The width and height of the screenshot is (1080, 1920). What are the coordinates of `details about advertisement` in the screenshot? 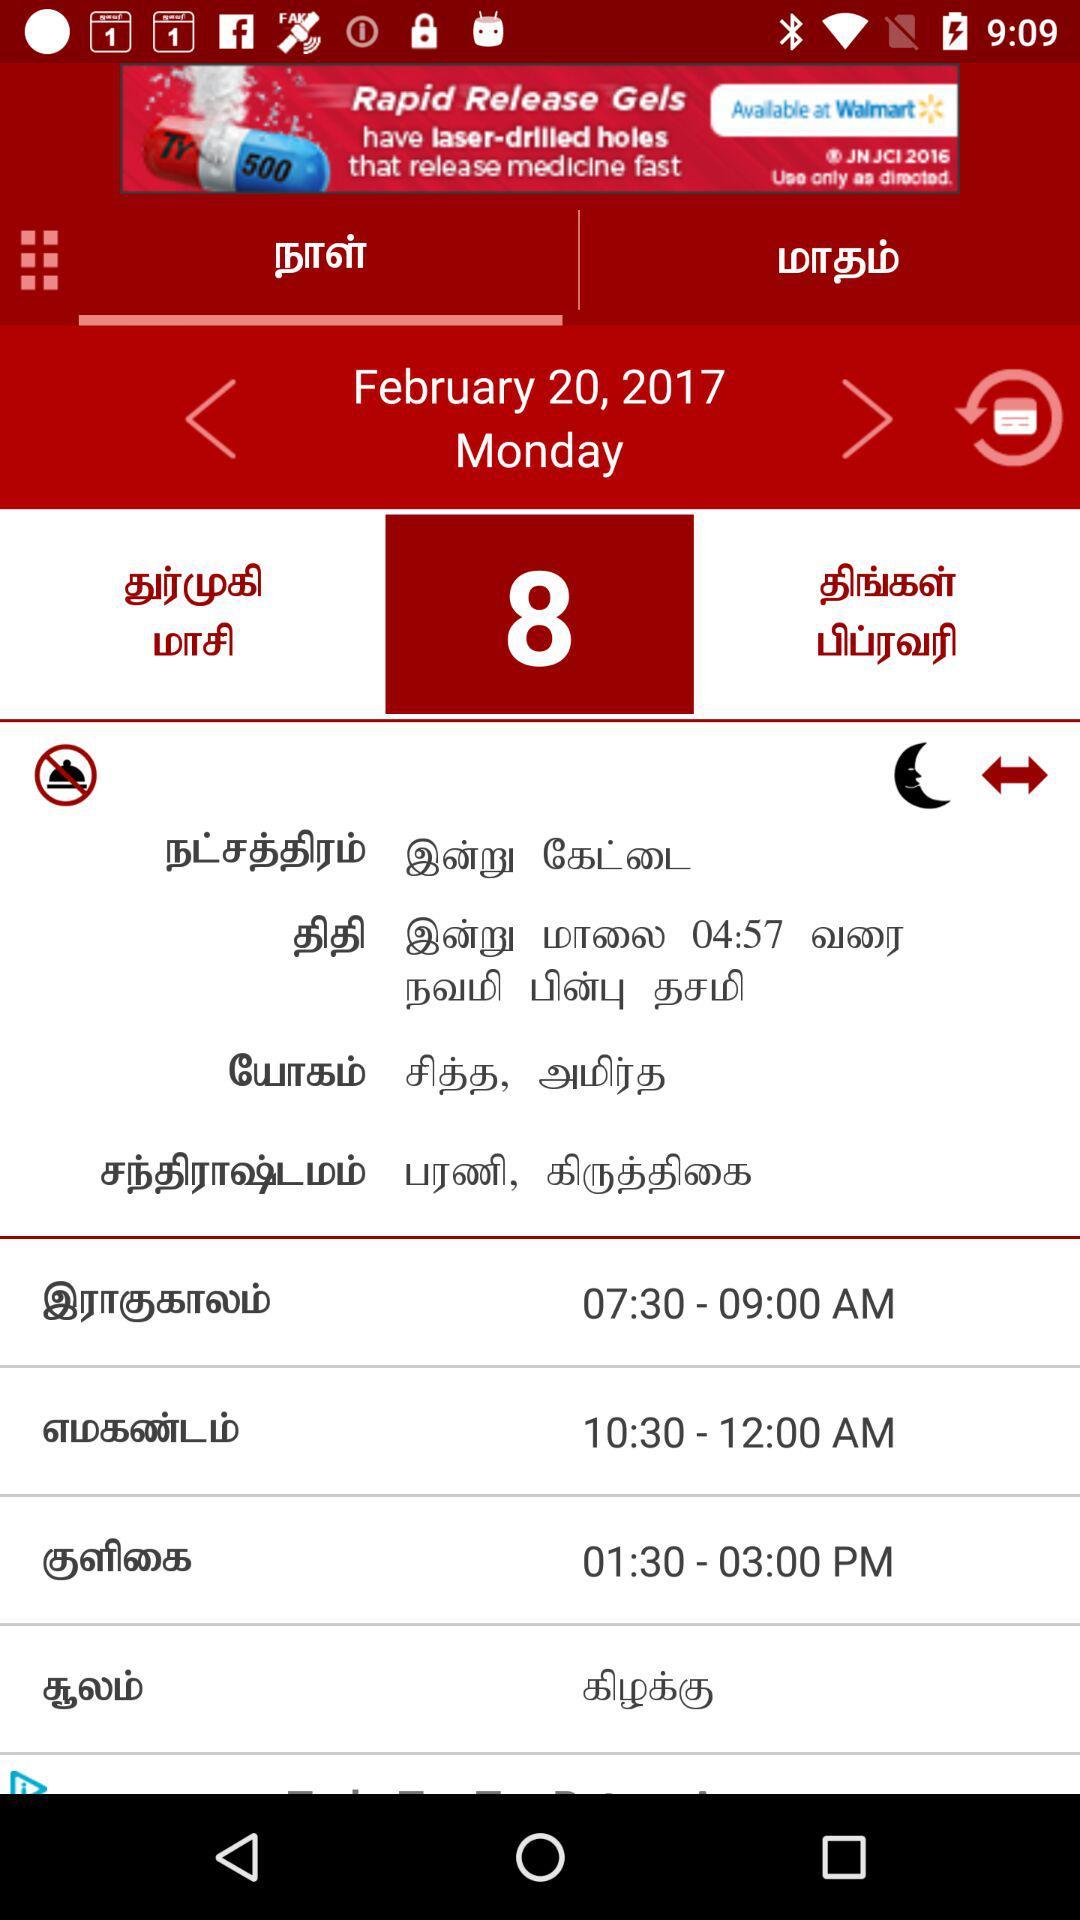 It's located at (540, 127).